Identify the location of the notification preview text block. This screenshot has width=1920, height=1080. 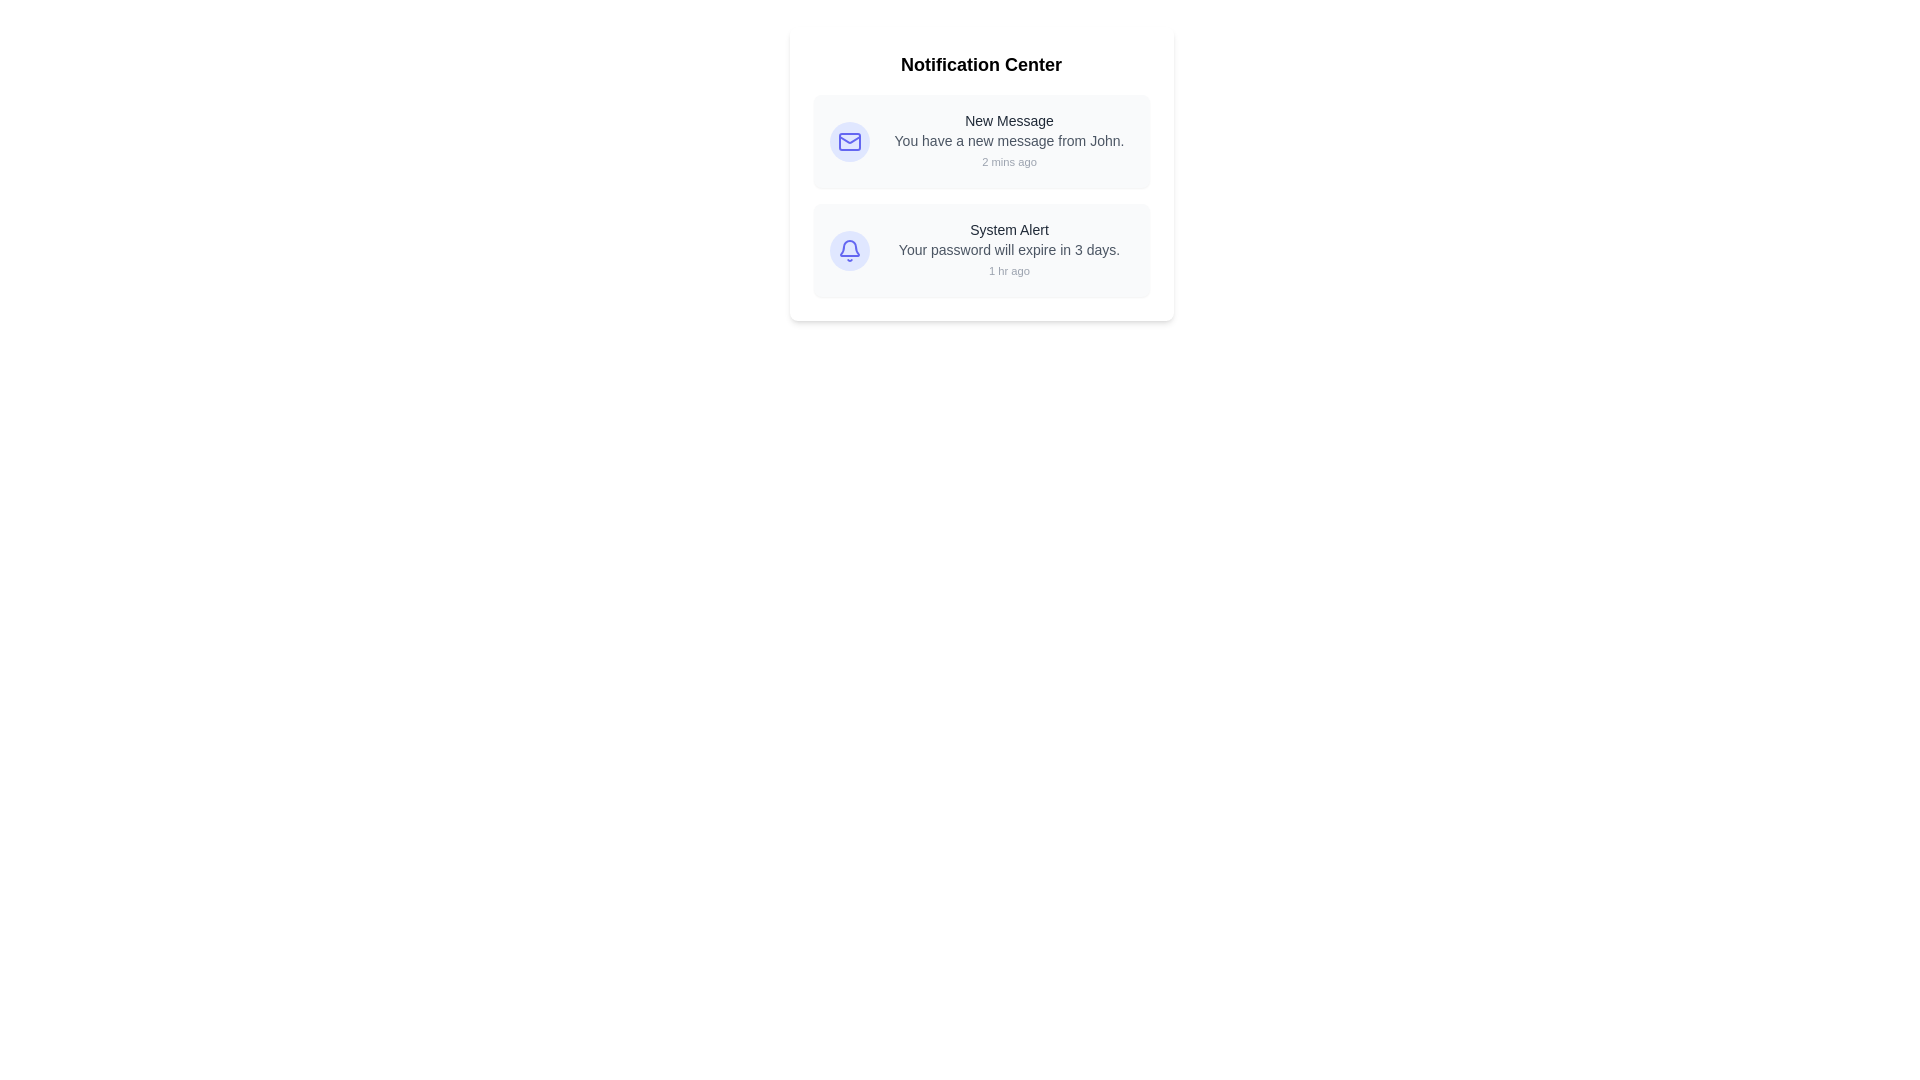
(1009, 140).